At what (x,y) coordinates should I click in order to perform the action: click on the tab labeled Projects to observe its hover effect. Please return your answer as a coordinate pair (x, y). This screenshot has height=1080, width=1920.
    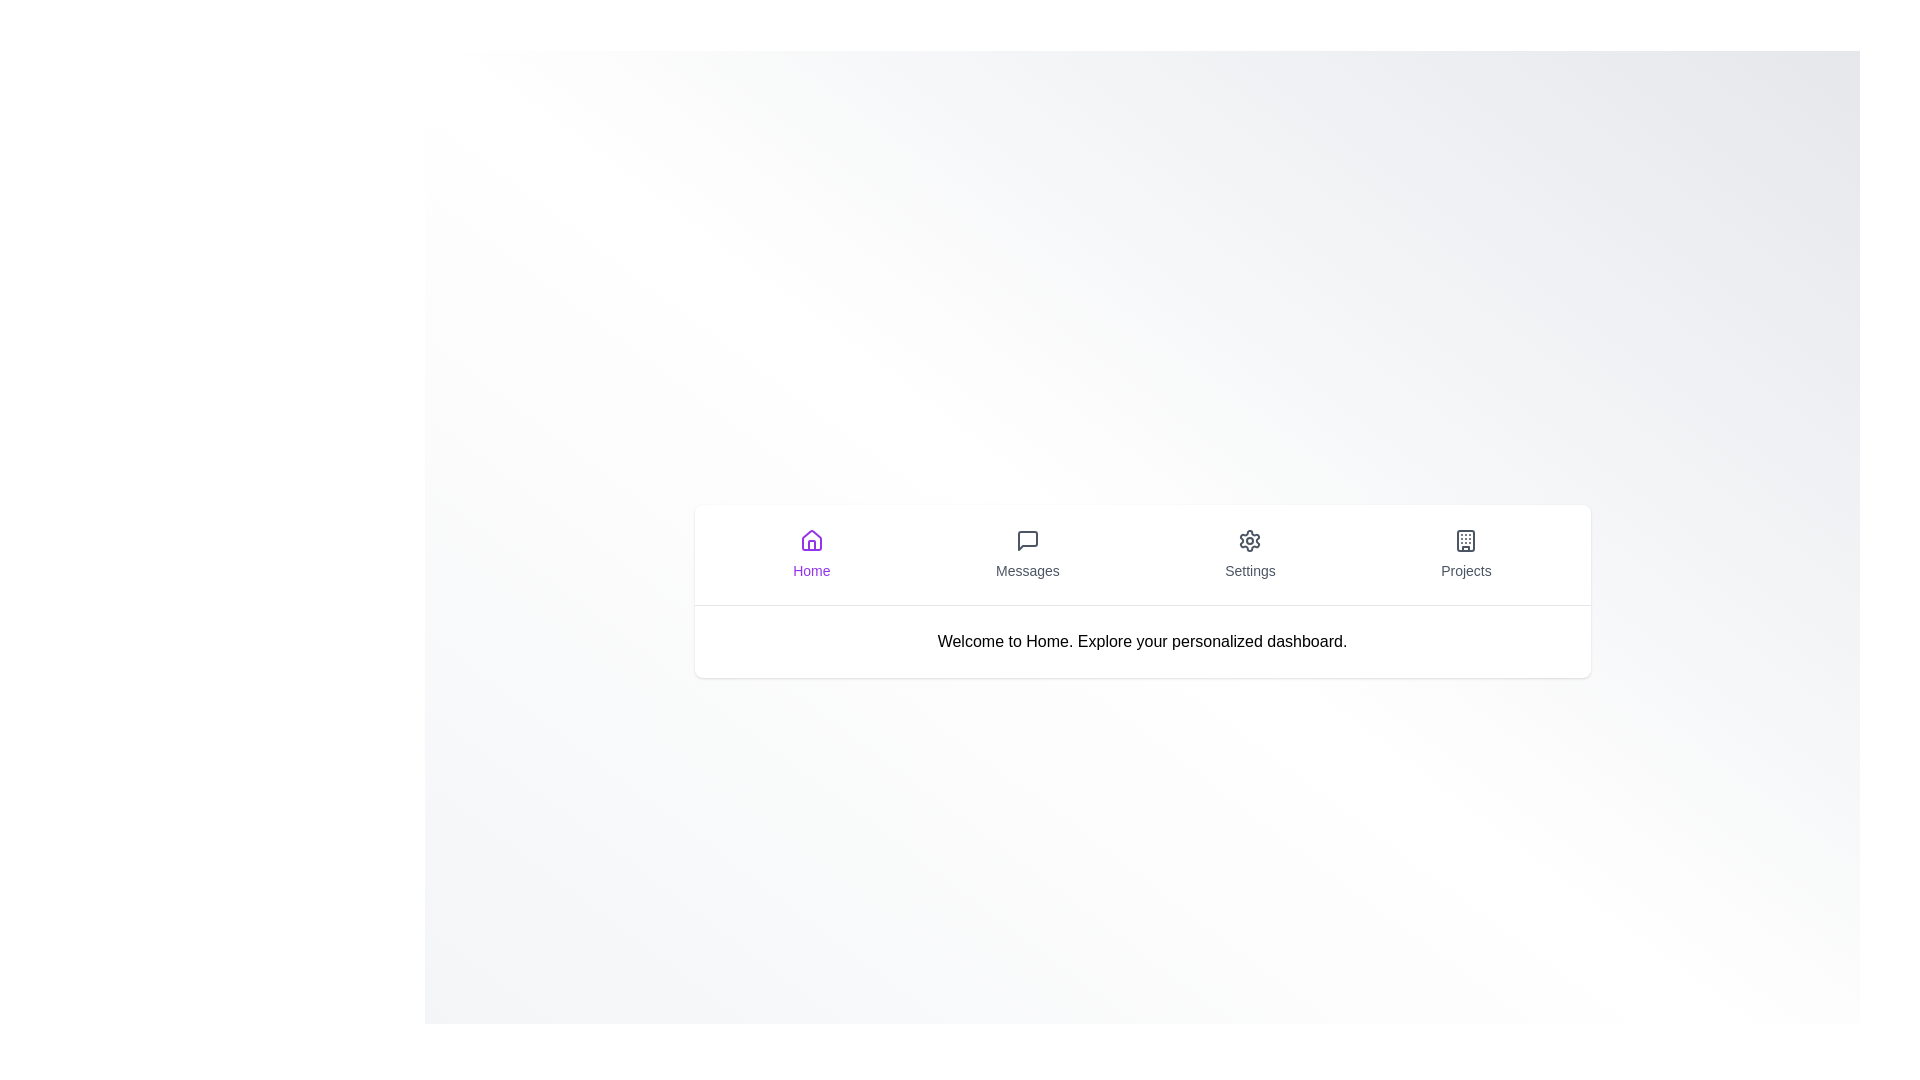
    Looking at the image, I should click on (1466, 554).